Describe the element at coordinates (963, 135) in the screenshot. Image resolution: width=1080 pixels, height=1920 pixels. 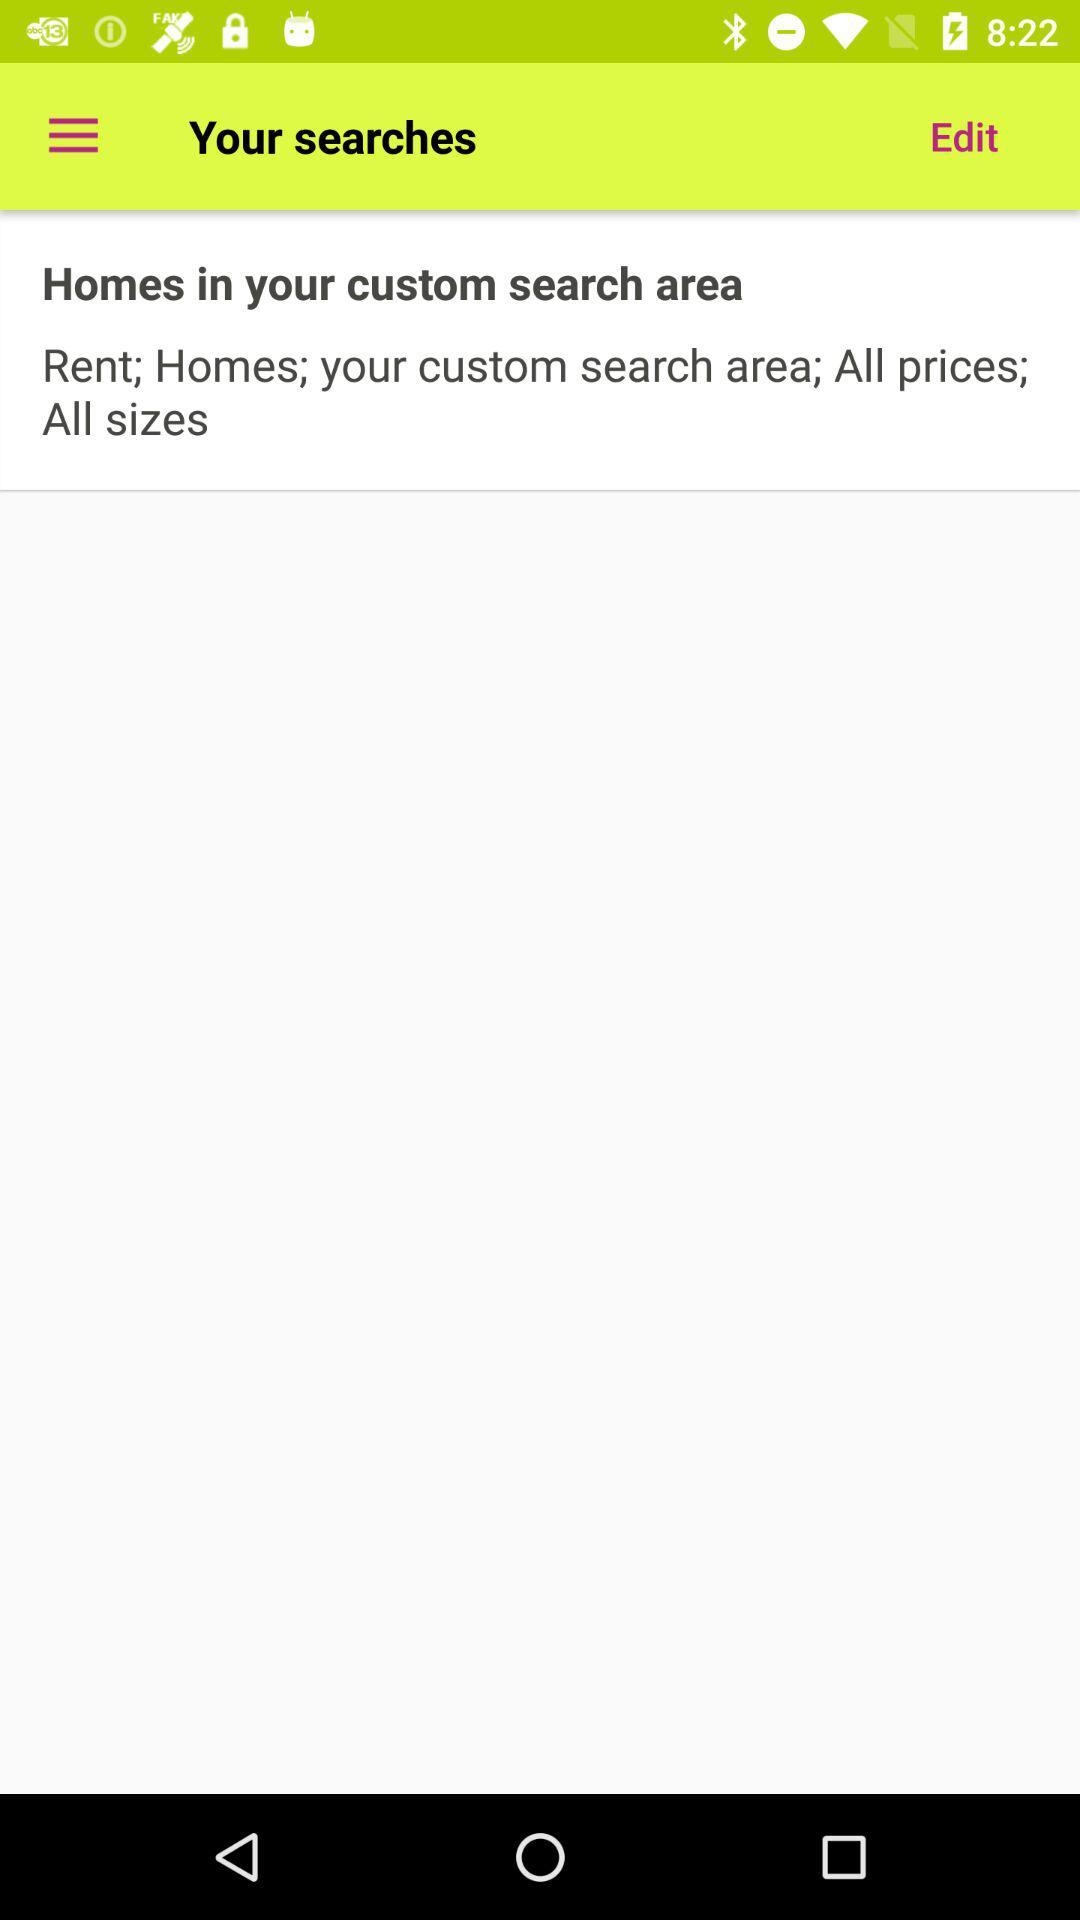
I see `icon to the right of your searches` at that location.